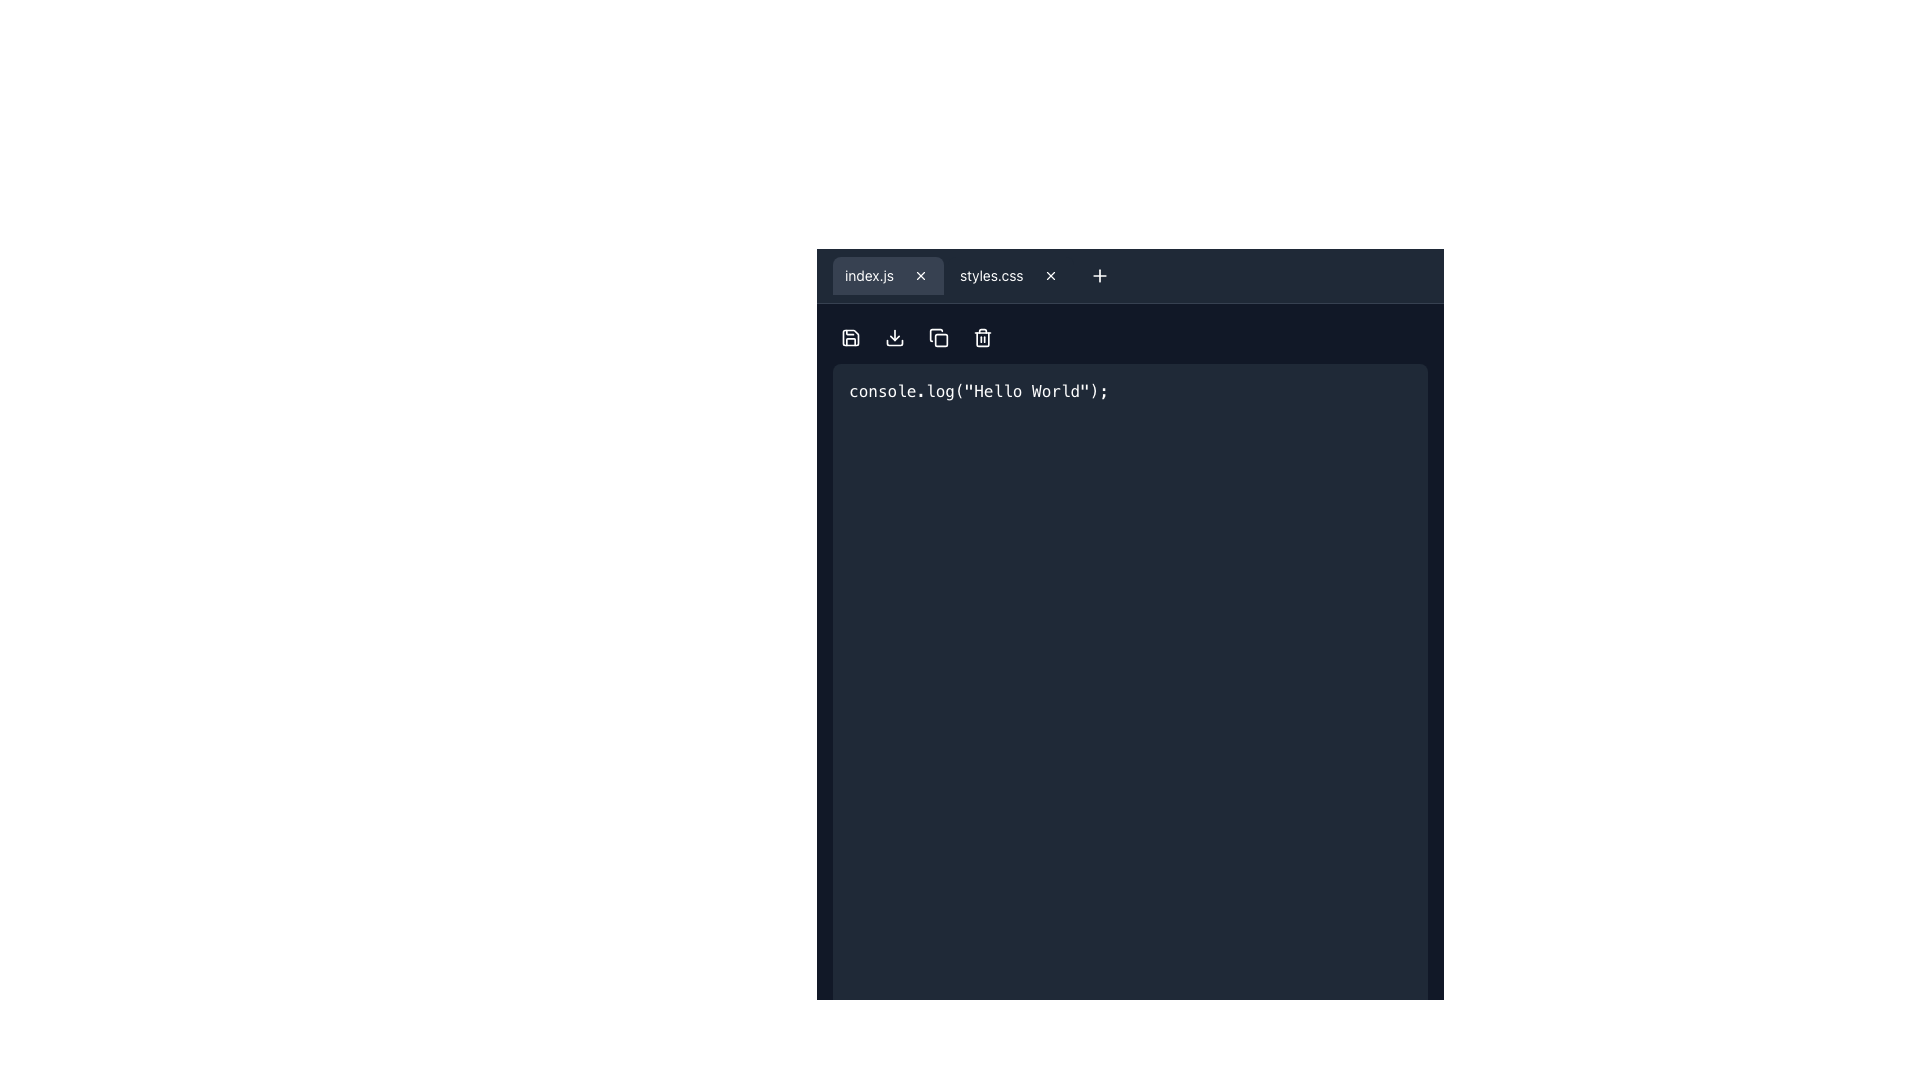 Image resolution: width=1920 pixels, height=1080 pixels. What do you see at coordinates (1049, 276) in the screenshot?
I see `the Close button located on the tab bar next to the title 'styles.css'` at bounding box center [1049, 276].